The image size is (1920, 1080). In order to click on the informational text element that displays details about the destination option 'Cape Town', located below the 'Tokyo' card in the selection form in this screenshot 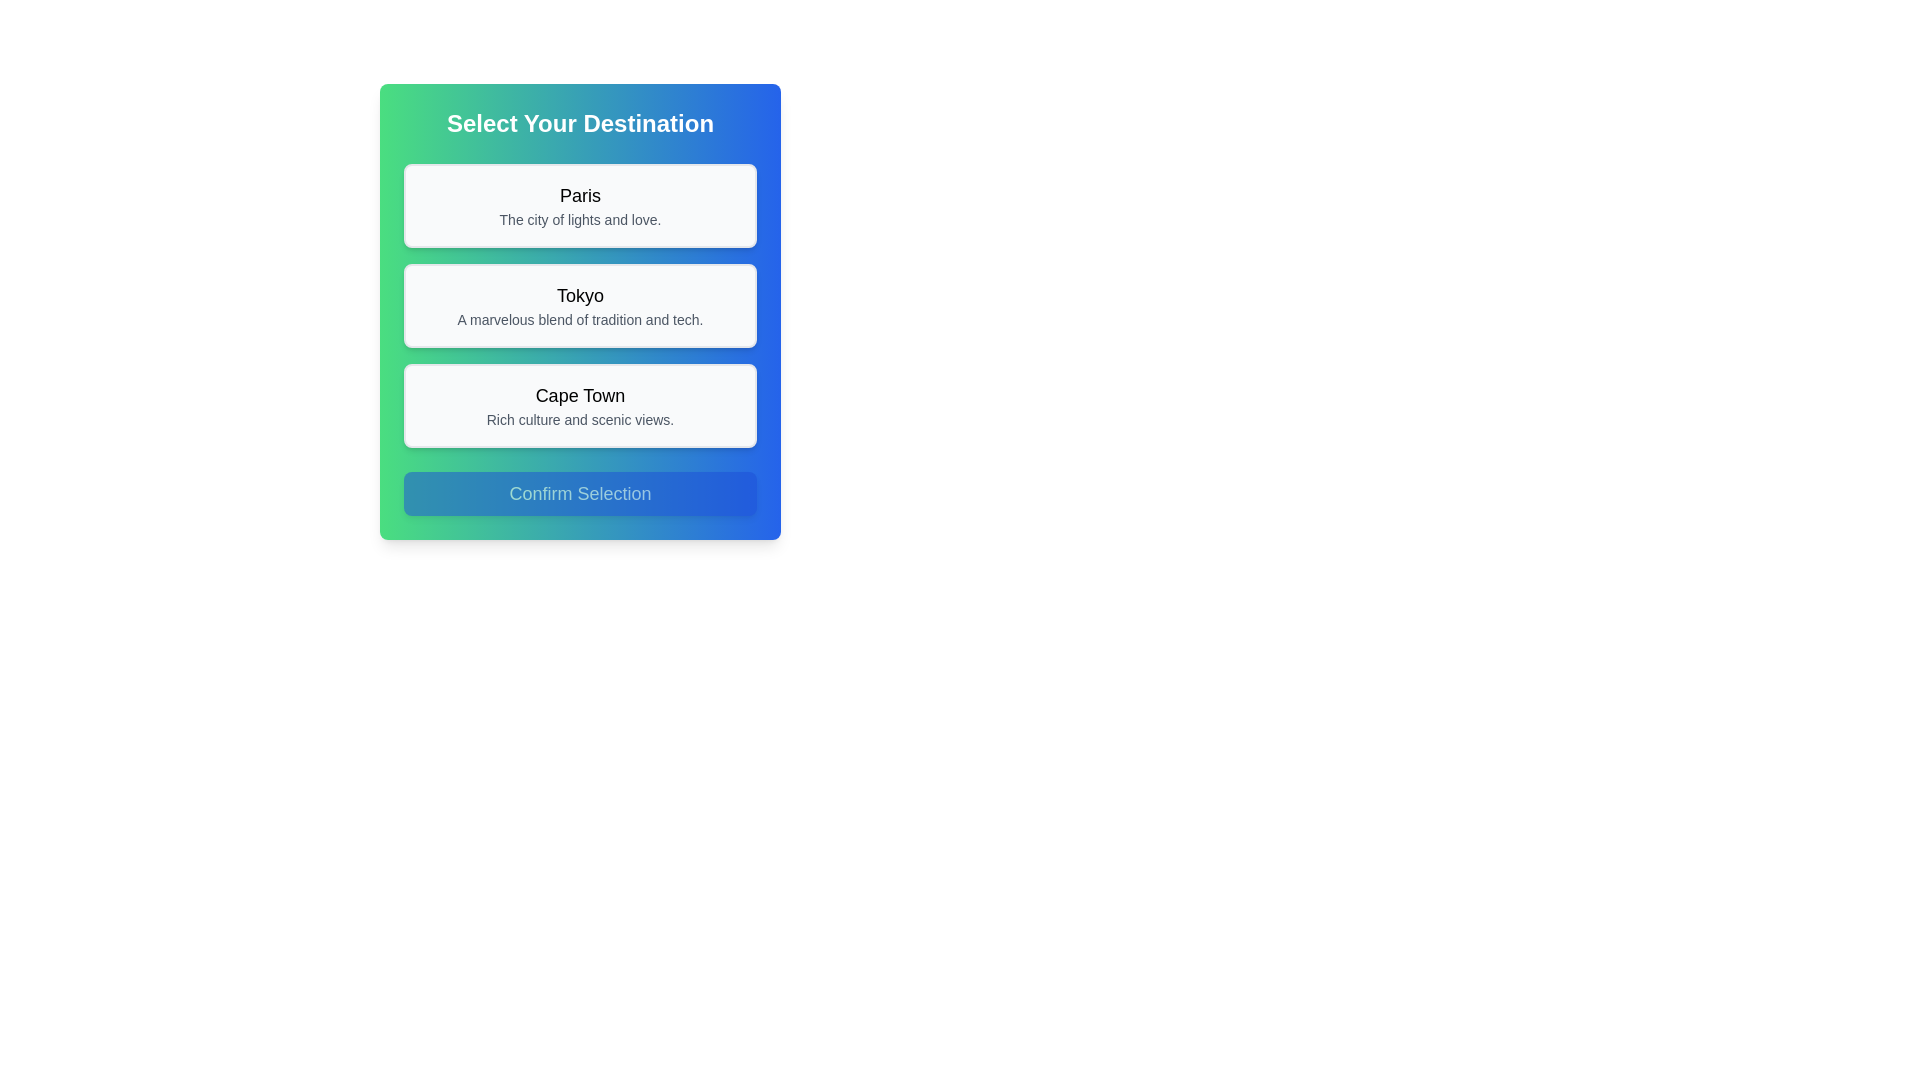, I will do `click(579, 419)`.